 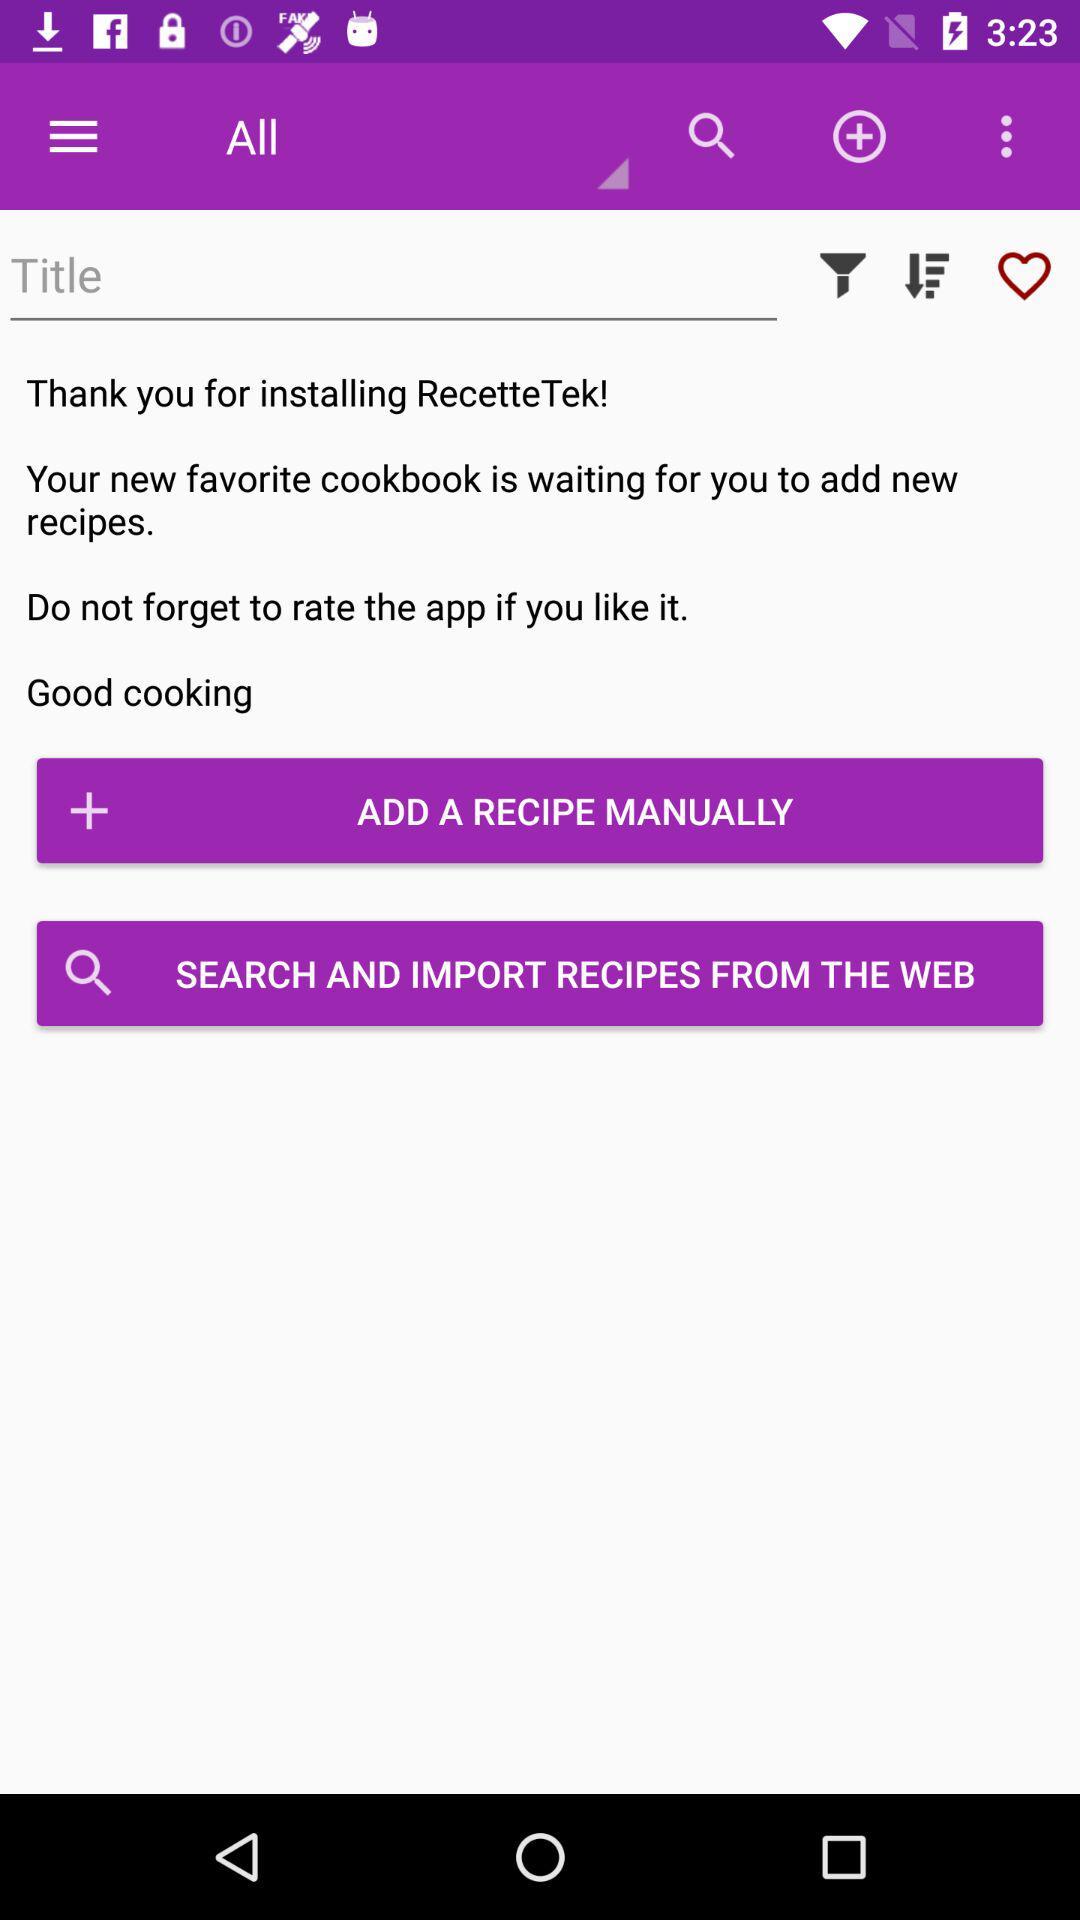 What do you see at coordinates (1024, 274) in the screenshot?
I see `the favorite icon` at bounding box center [1024, 274].